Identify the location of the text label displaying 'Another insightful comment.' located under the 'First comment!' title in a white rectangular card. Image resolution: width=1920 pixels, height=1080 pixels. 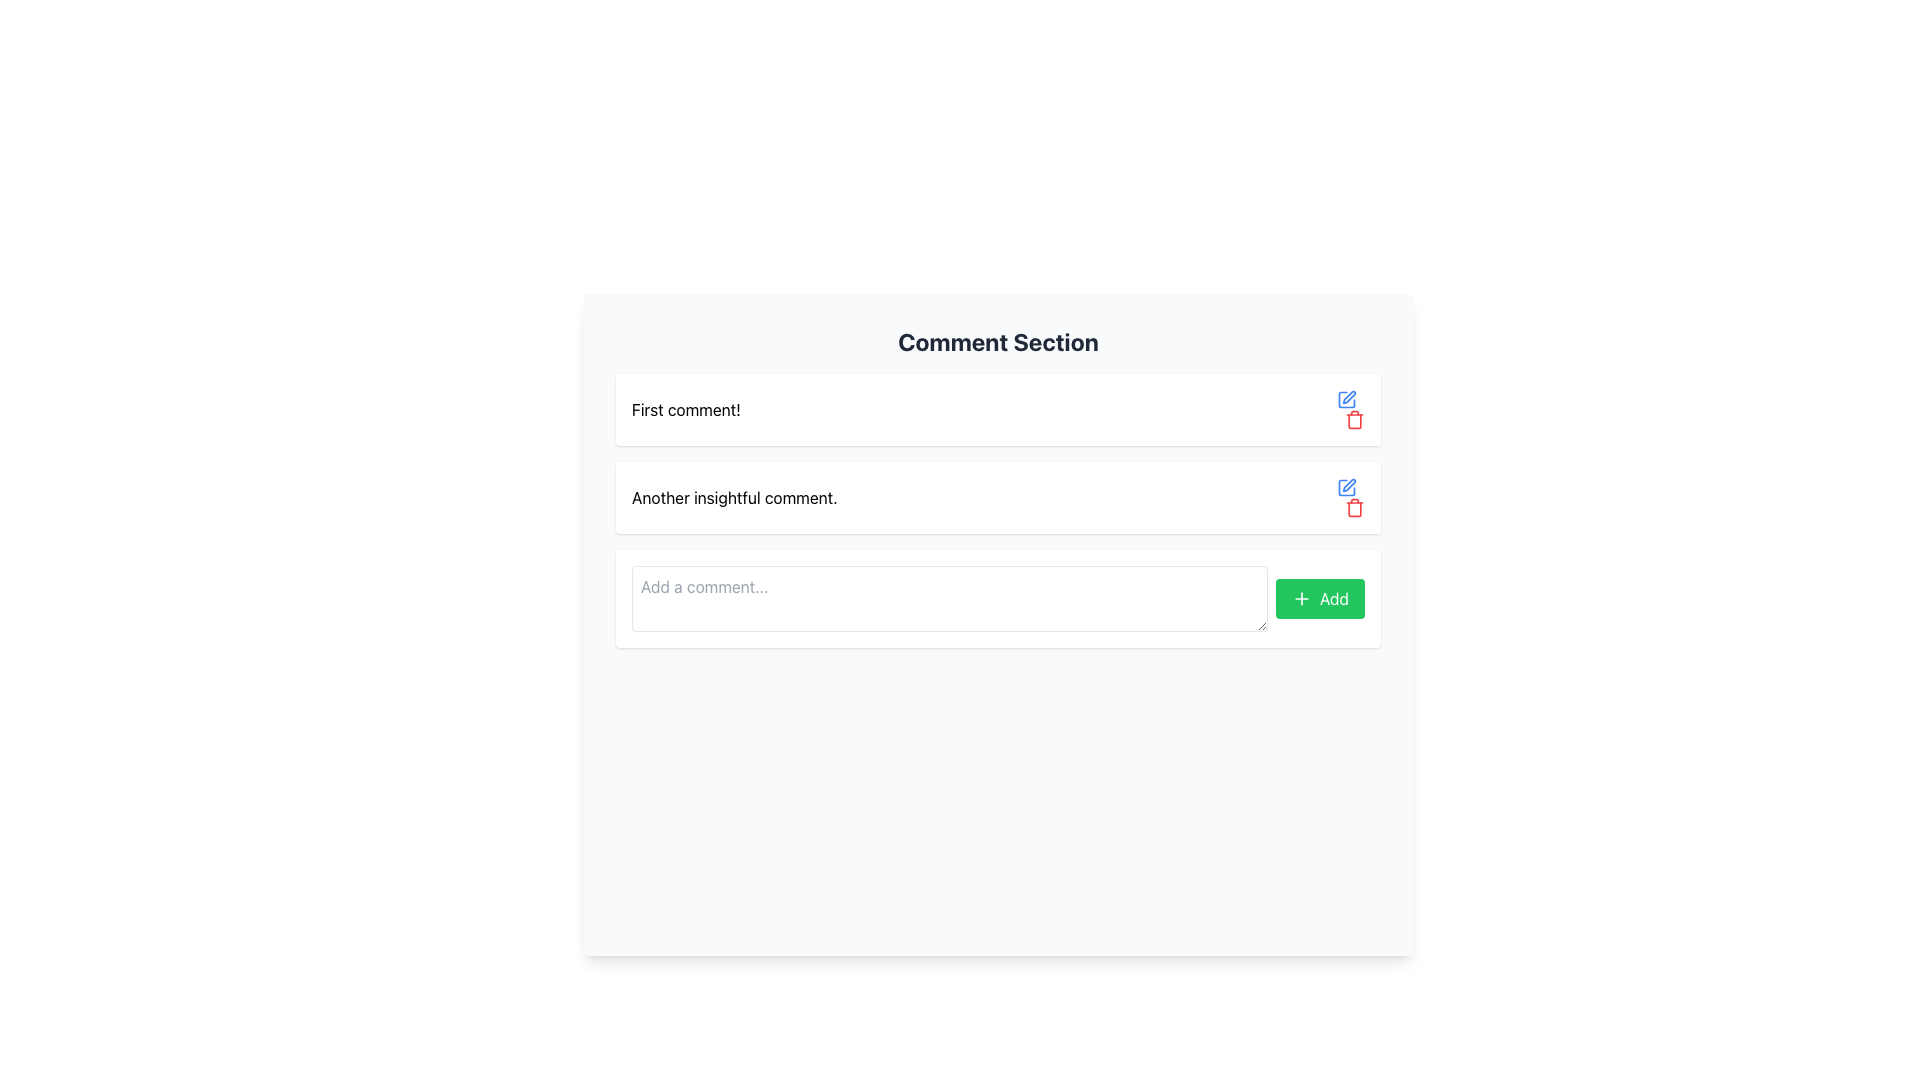
(733, 496).